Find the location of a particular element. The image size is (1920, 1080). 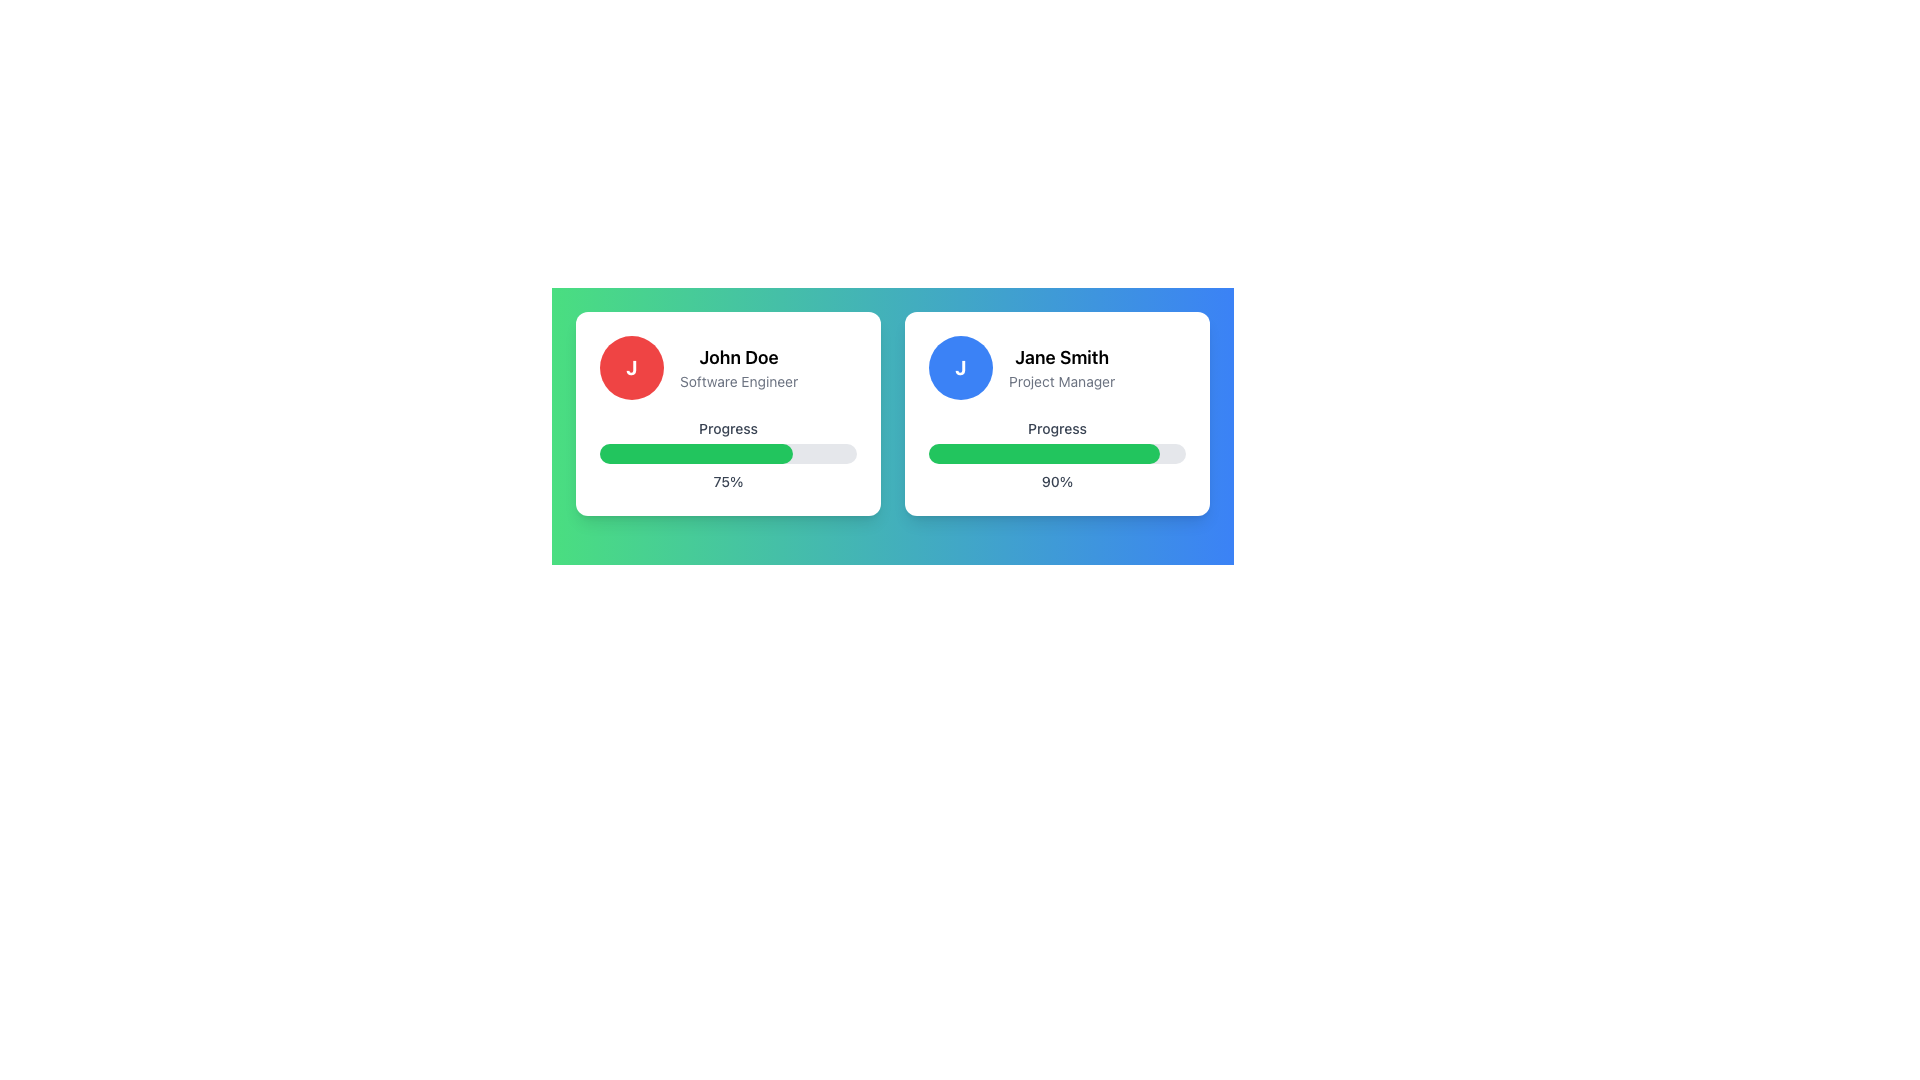

text display that serves as the name or identifier of the individual in the right profile card, located above the designation text 'Project Manager' is located at coordinates (1061, 357).